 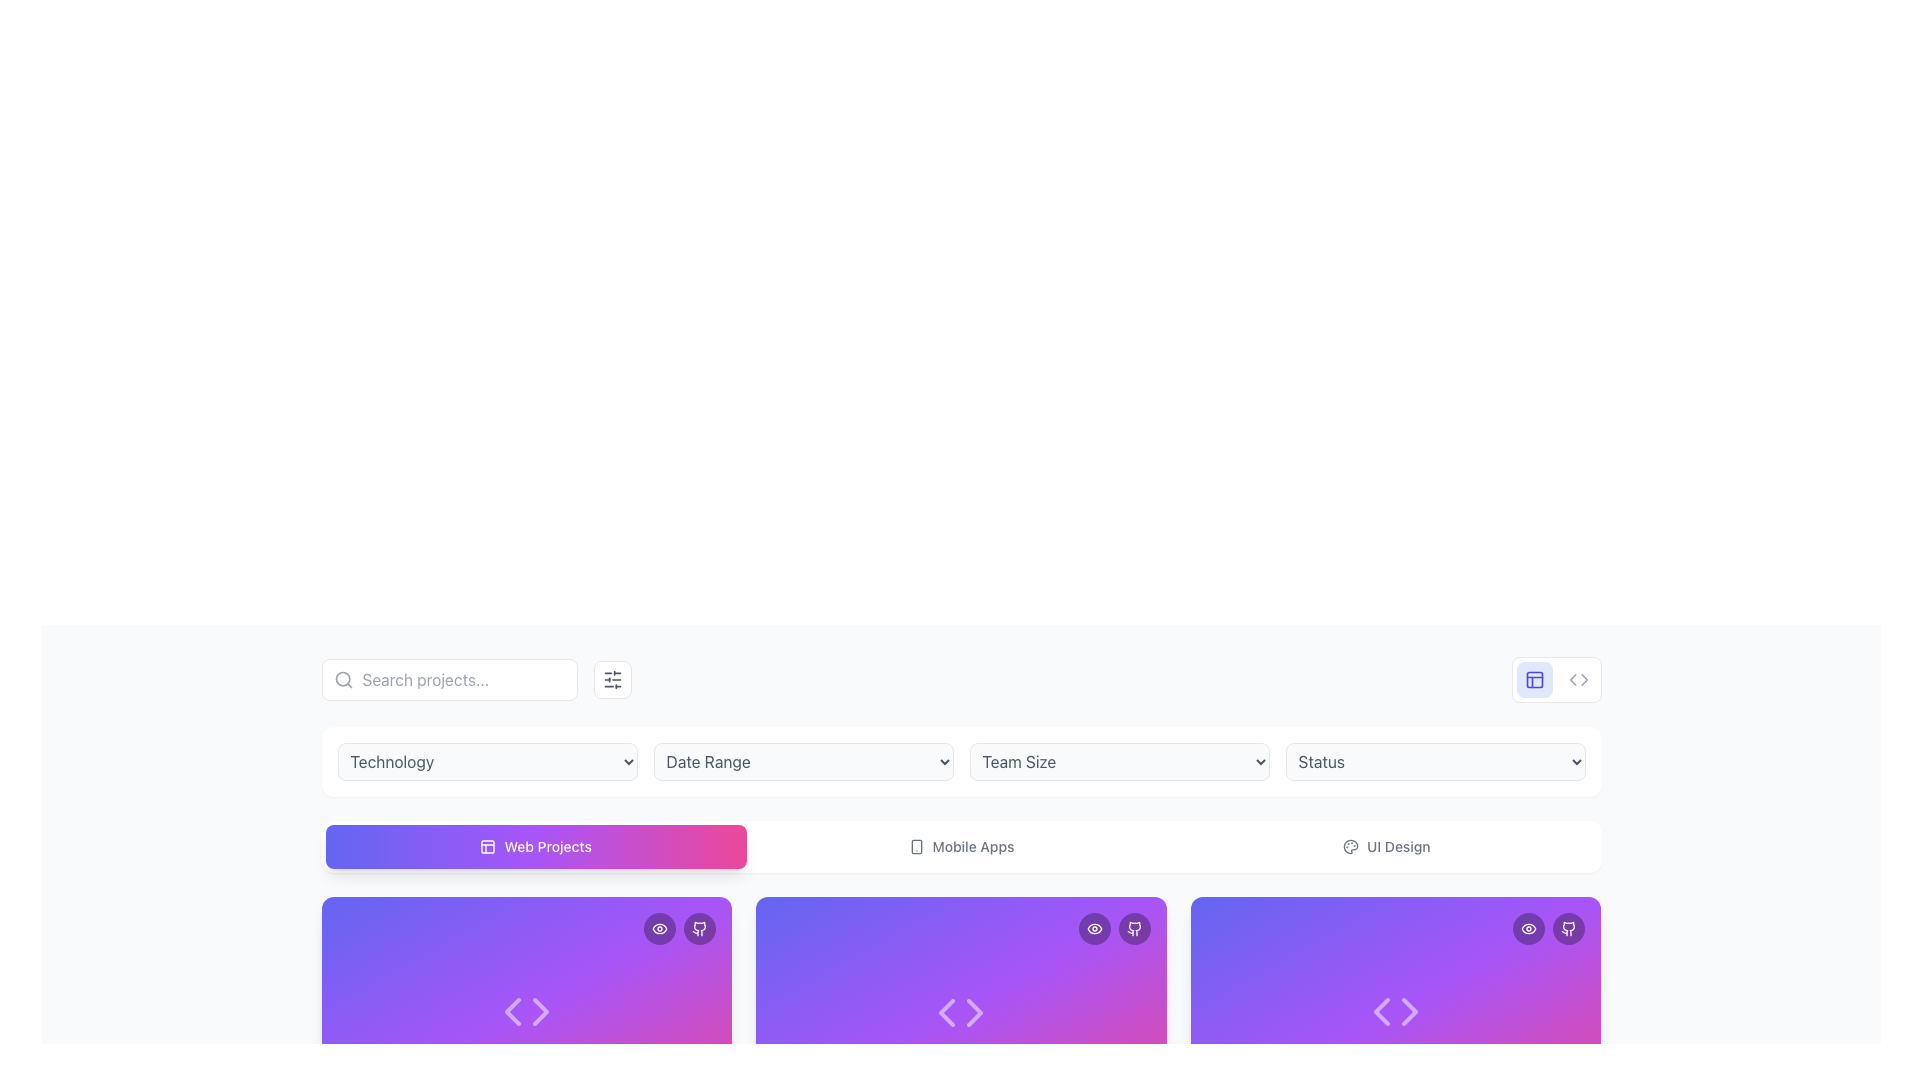 I want to click on the Circle element representing the circular section of the search icon, which is part of the magnifying glass symbol for the search function, located at the left side of the search input bar, so click(x=342, y=678).